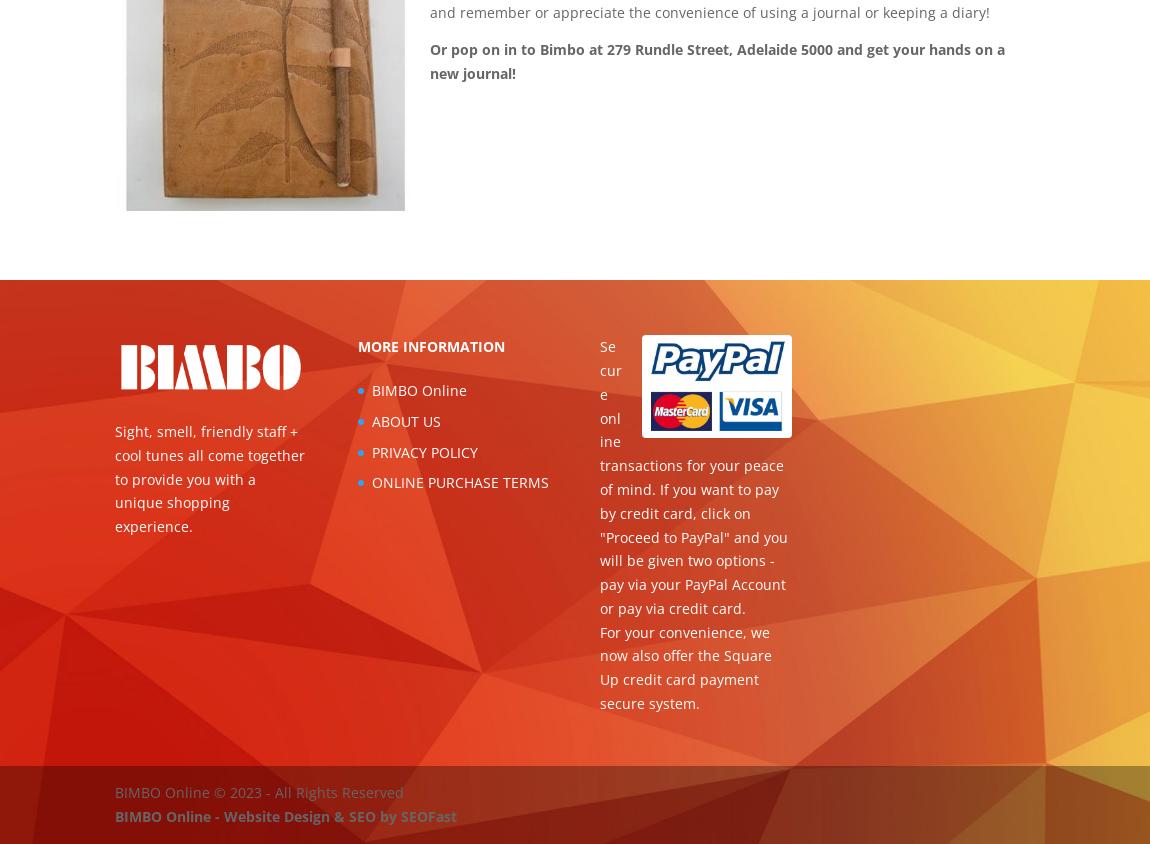 The width and height of the screenshot is (1150, 844). I want to click on 'ONLINE PURCHASE TERMS', so click(459, 481).